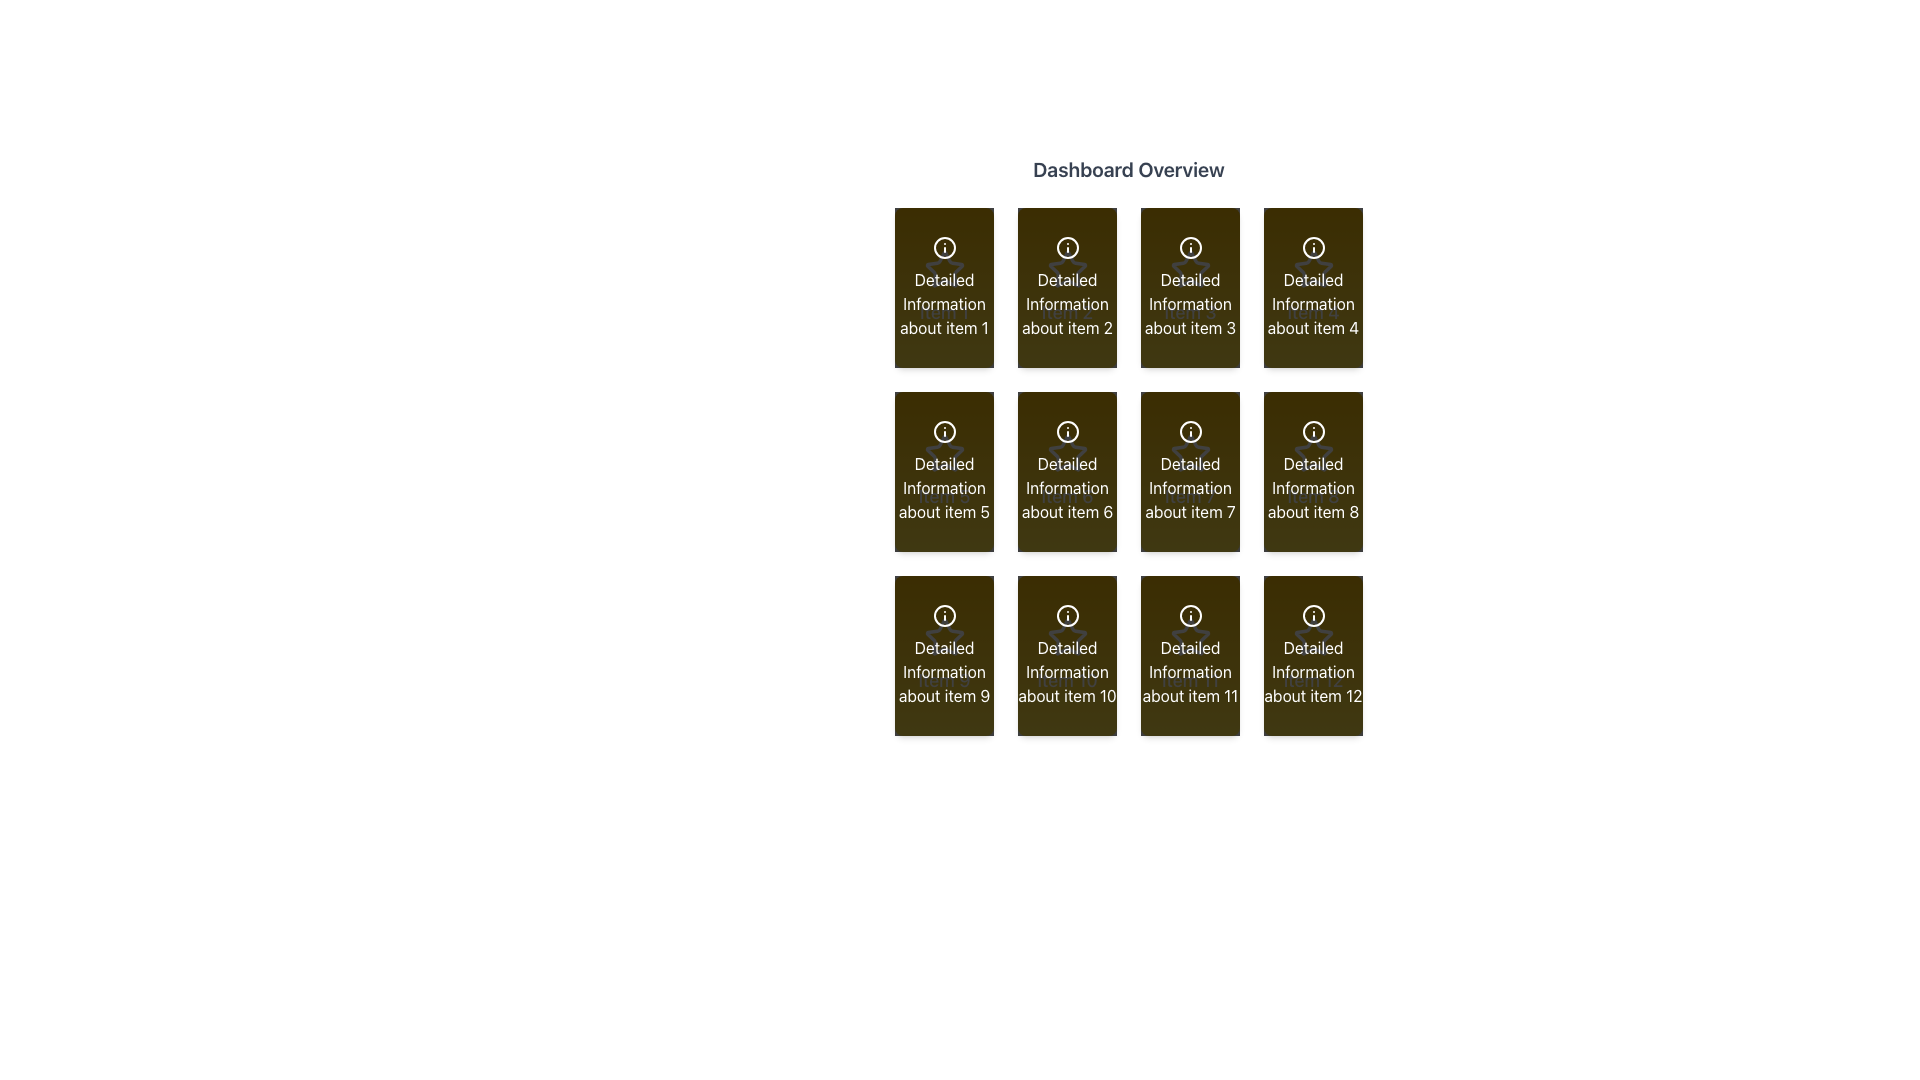  What do you see at coordinates (1066, 304) in the screenshot?
I see `the text block displaying detailed information about 'item 2' located in the first row, second column of the grid layout` at bounding box center [1066, 304].